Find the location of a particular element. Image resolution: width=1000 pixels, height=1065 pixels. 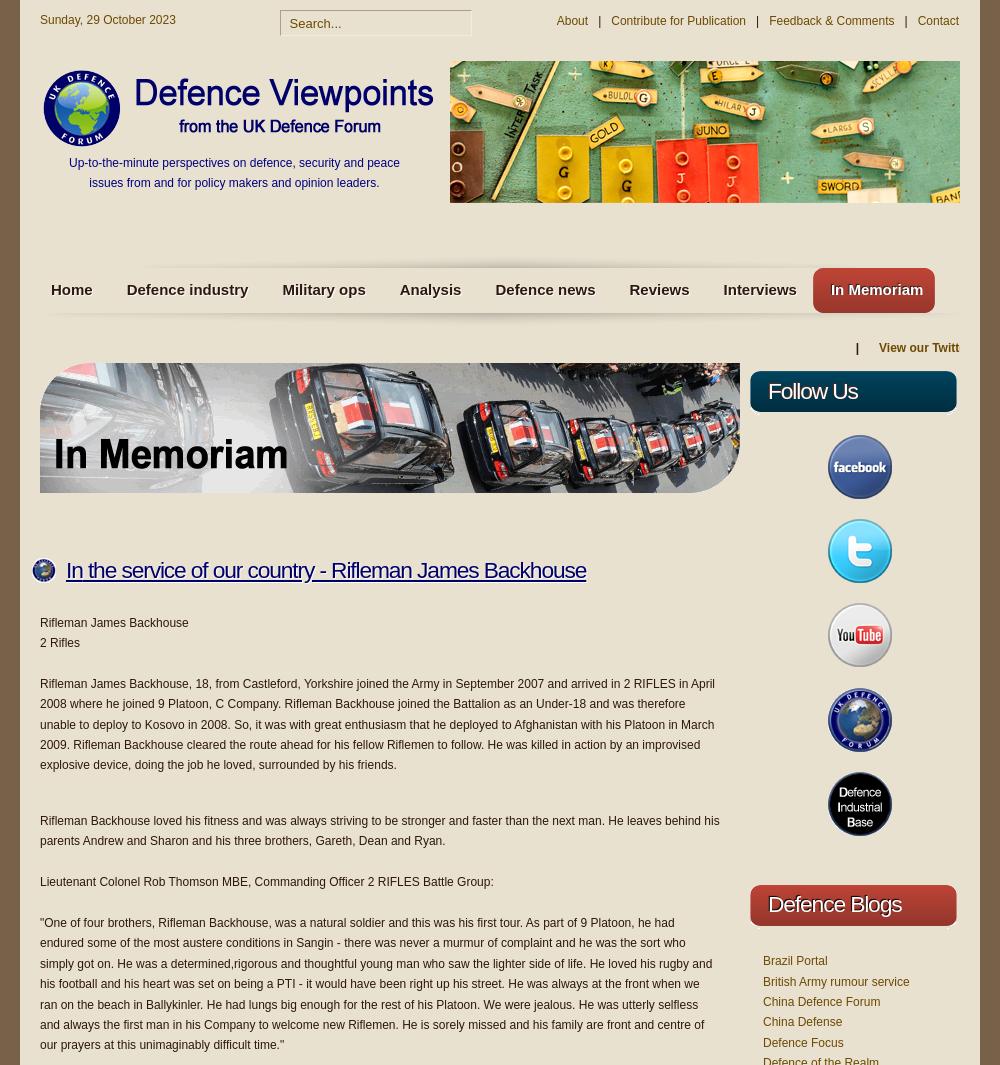

'Up-to-the-minute perspectives on defence, security and peace' is located at coordinates (232, 162).